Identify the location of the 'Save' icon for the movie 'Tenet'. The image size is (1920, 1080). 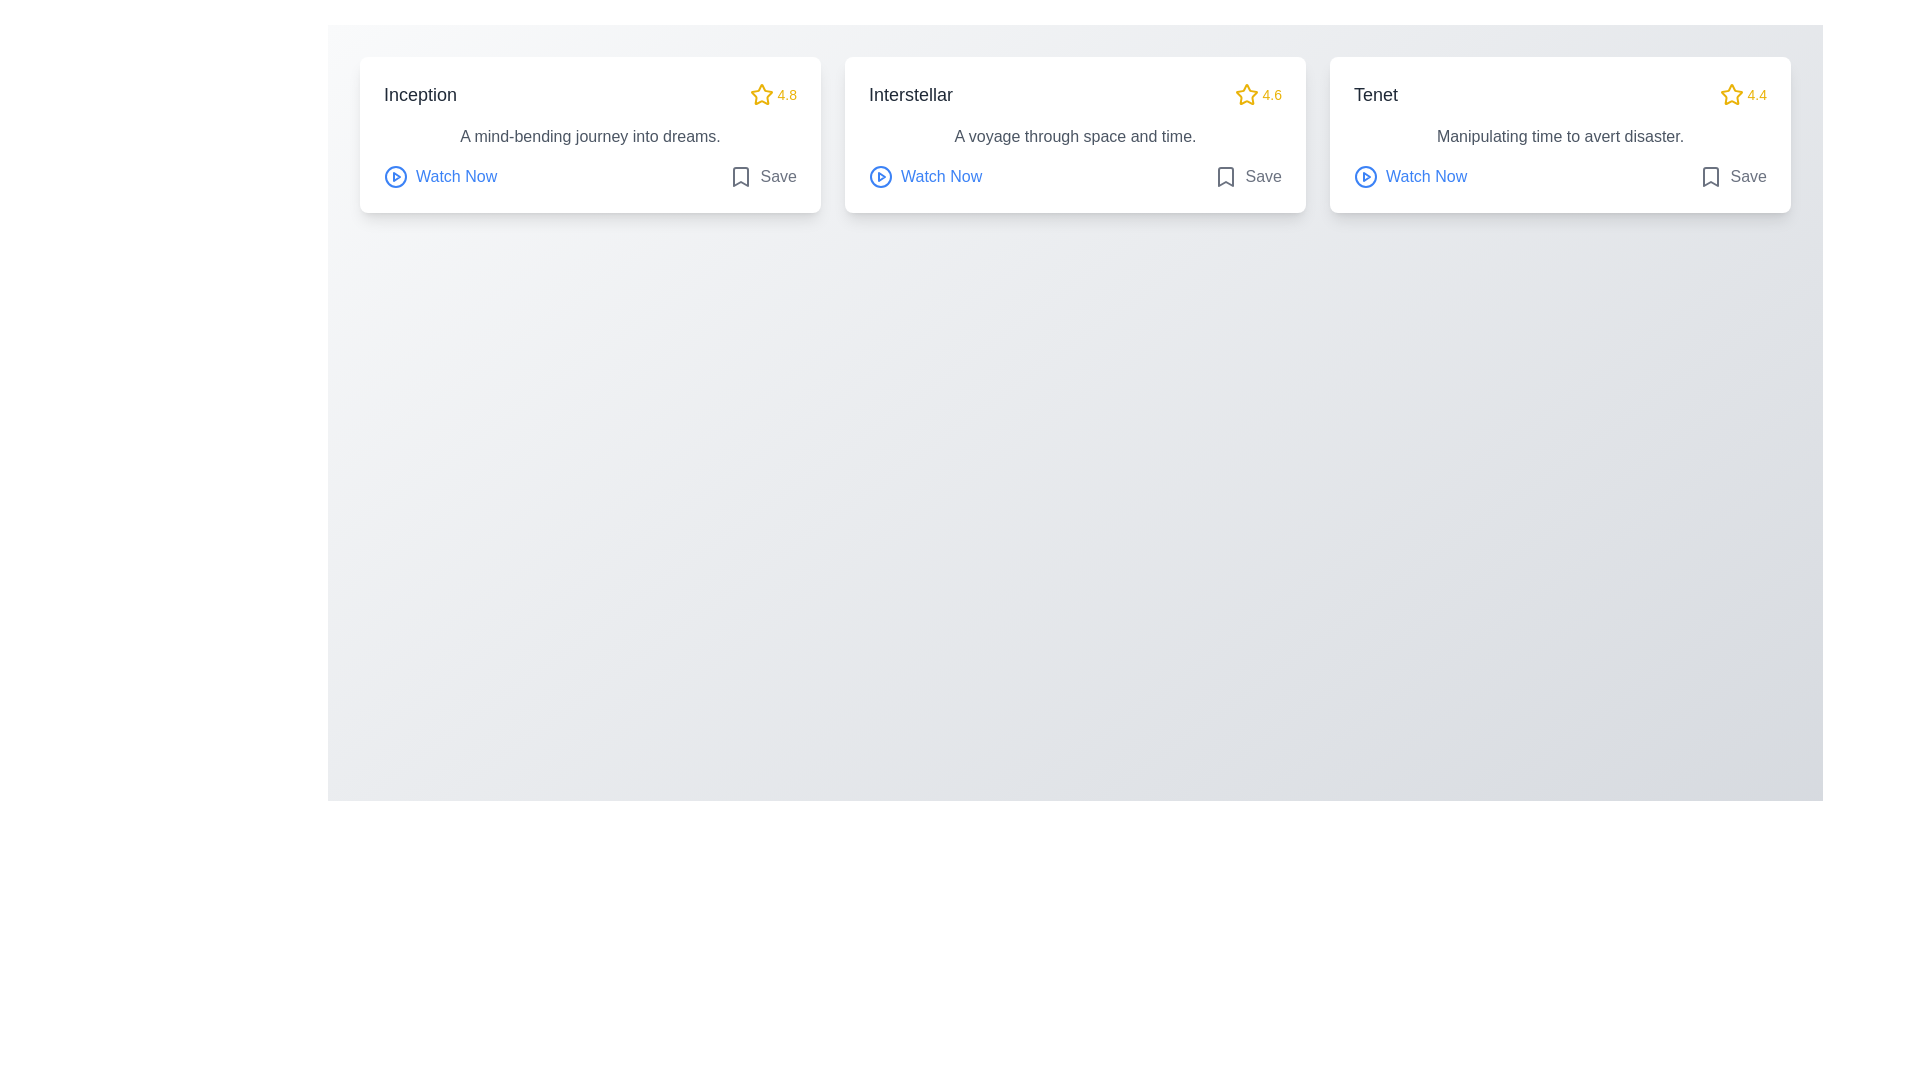
(1709, 176).